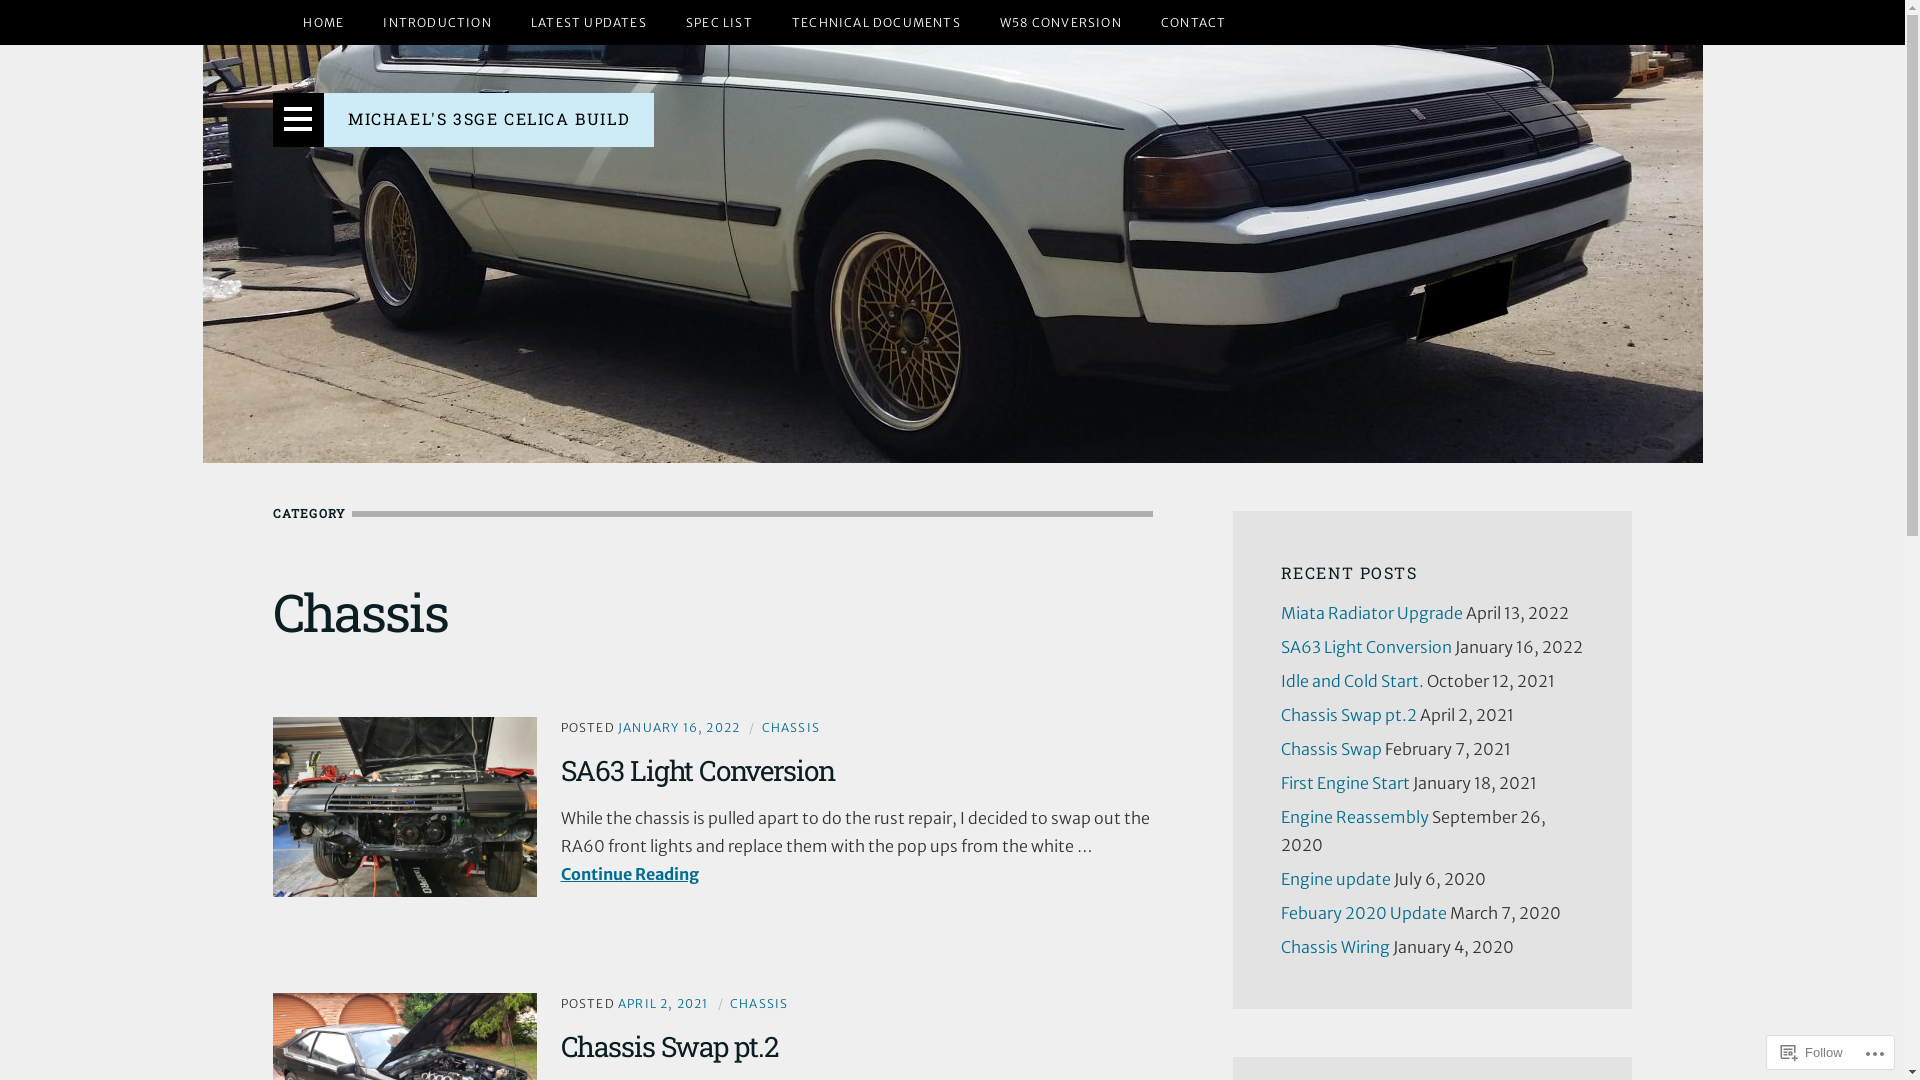 The width and height of the screenshot is (1920, 1080). Describe the element at coordinates (560, 873) in the screenshot. I see `'Continue Reading'` at that location.